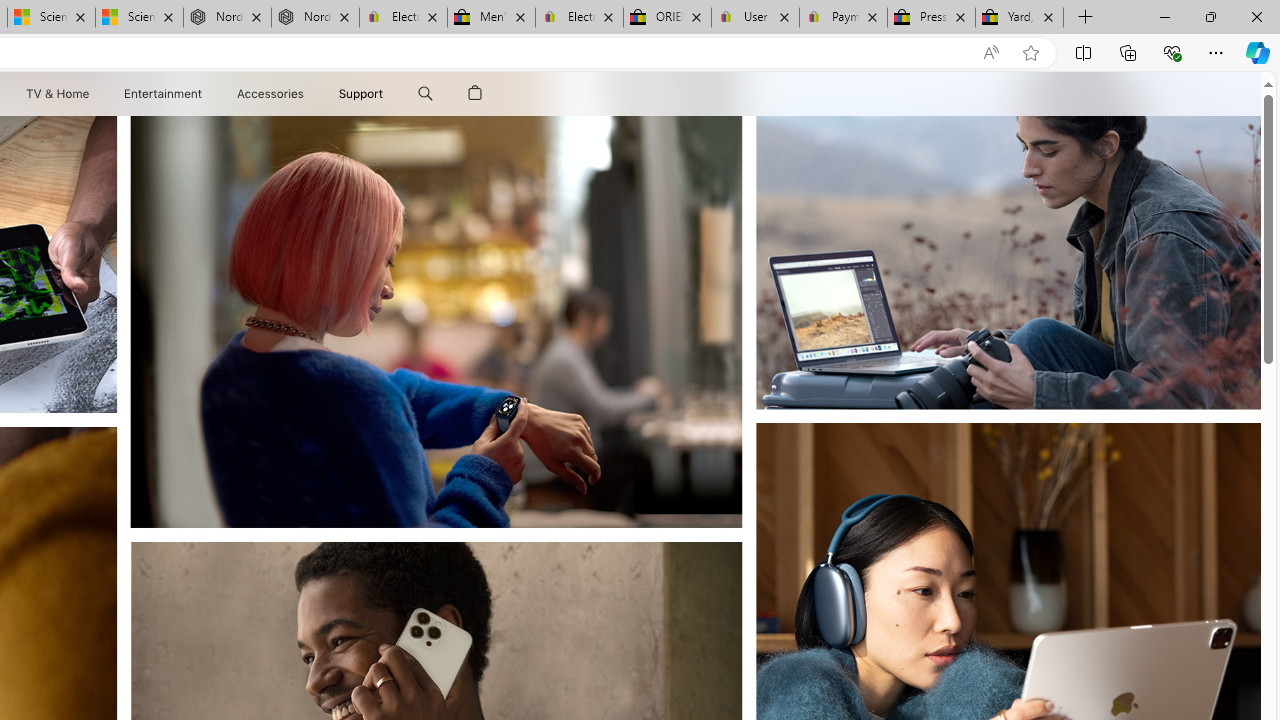 The height and width of the screenshot is (720, 1280). What do you see at coordinates (843, 17) in the screenshot?
I see `'Payments Terms of Use | eBay.com'` at bounding box center [843, 17].